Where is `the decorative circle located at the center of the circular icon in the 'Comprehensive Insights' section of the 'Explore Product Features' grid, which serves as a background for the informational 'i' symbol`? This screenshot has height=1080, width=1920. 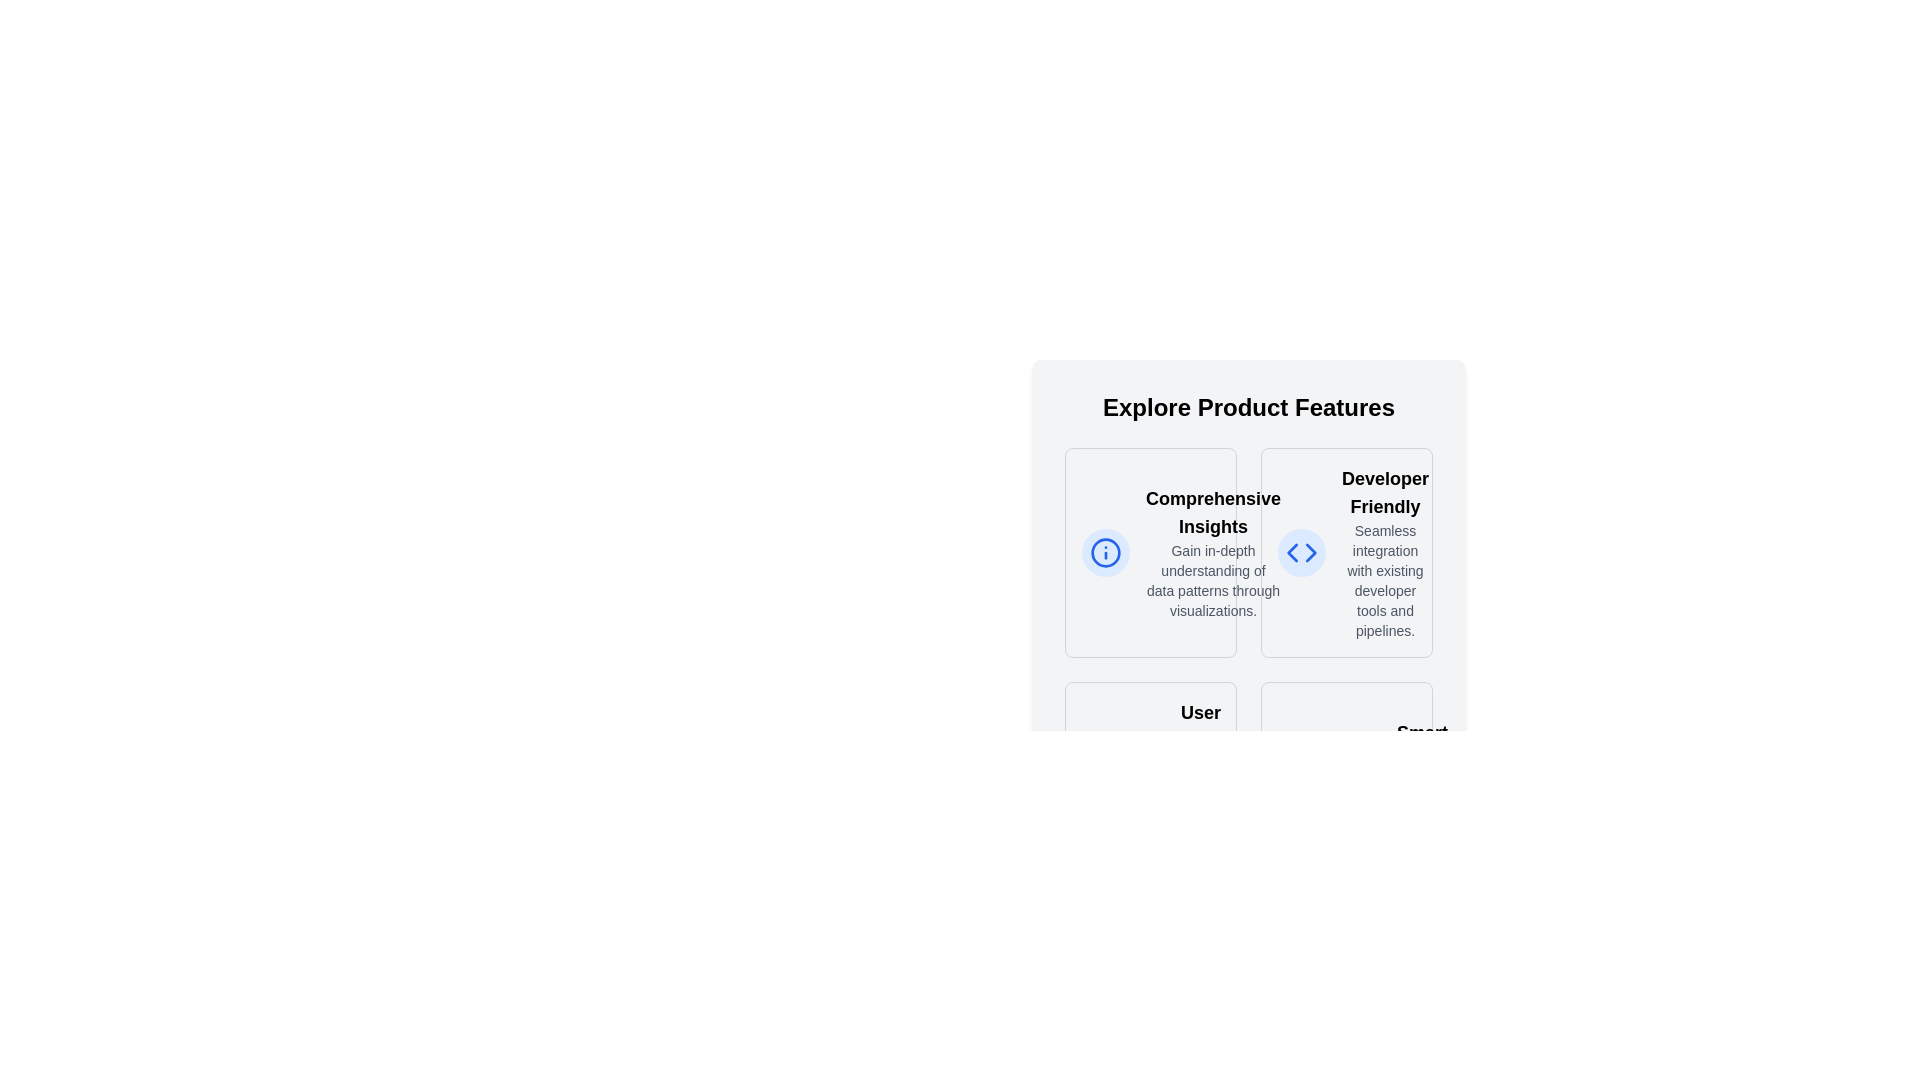
the decorative circle located at the center of the circular icon in the 'Comprehensive Insights' section of the 'Explore Product Features' grid, which serves as a background for the informational 'i' symbol is located at coordinates (1104, 552).